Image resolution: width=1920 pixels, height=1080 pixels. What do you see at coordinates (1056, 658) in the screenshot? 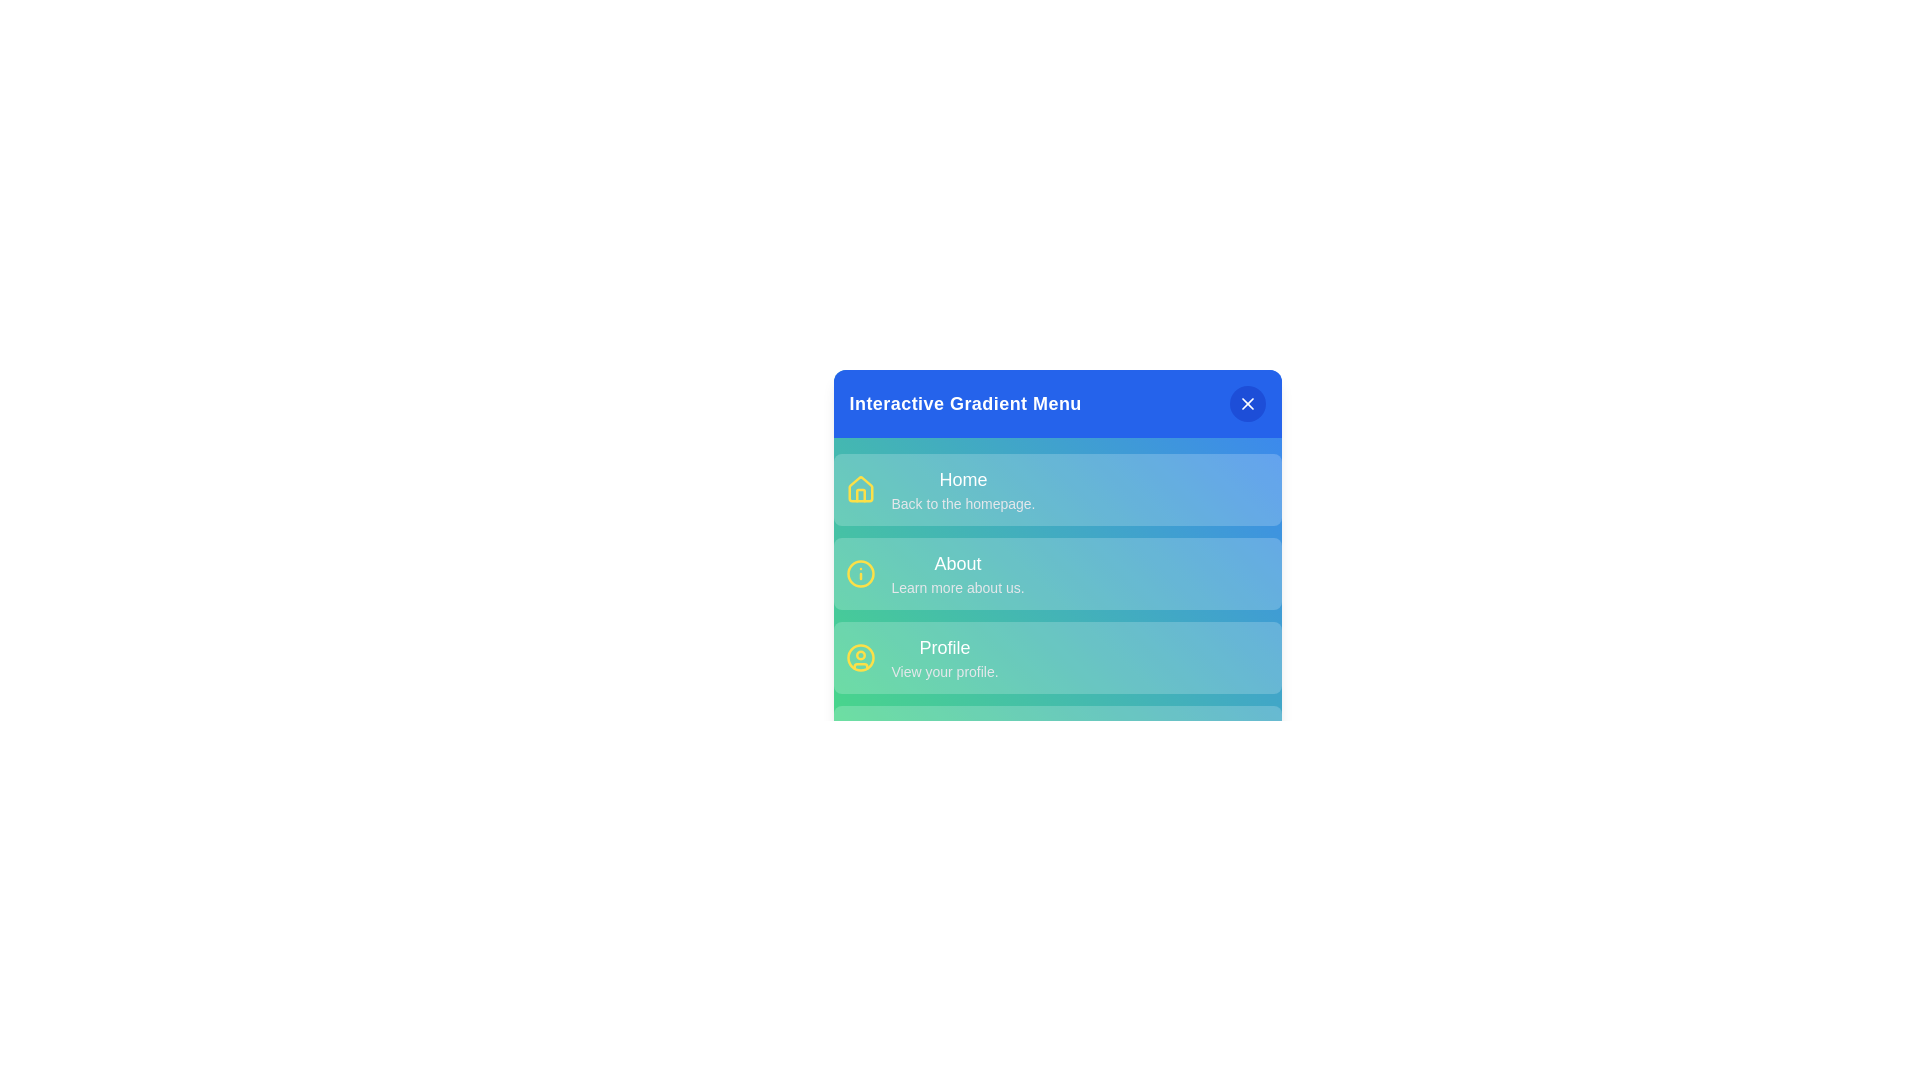
I see `the menu item corresponding to Profile` at bounding box center [1056, 658].